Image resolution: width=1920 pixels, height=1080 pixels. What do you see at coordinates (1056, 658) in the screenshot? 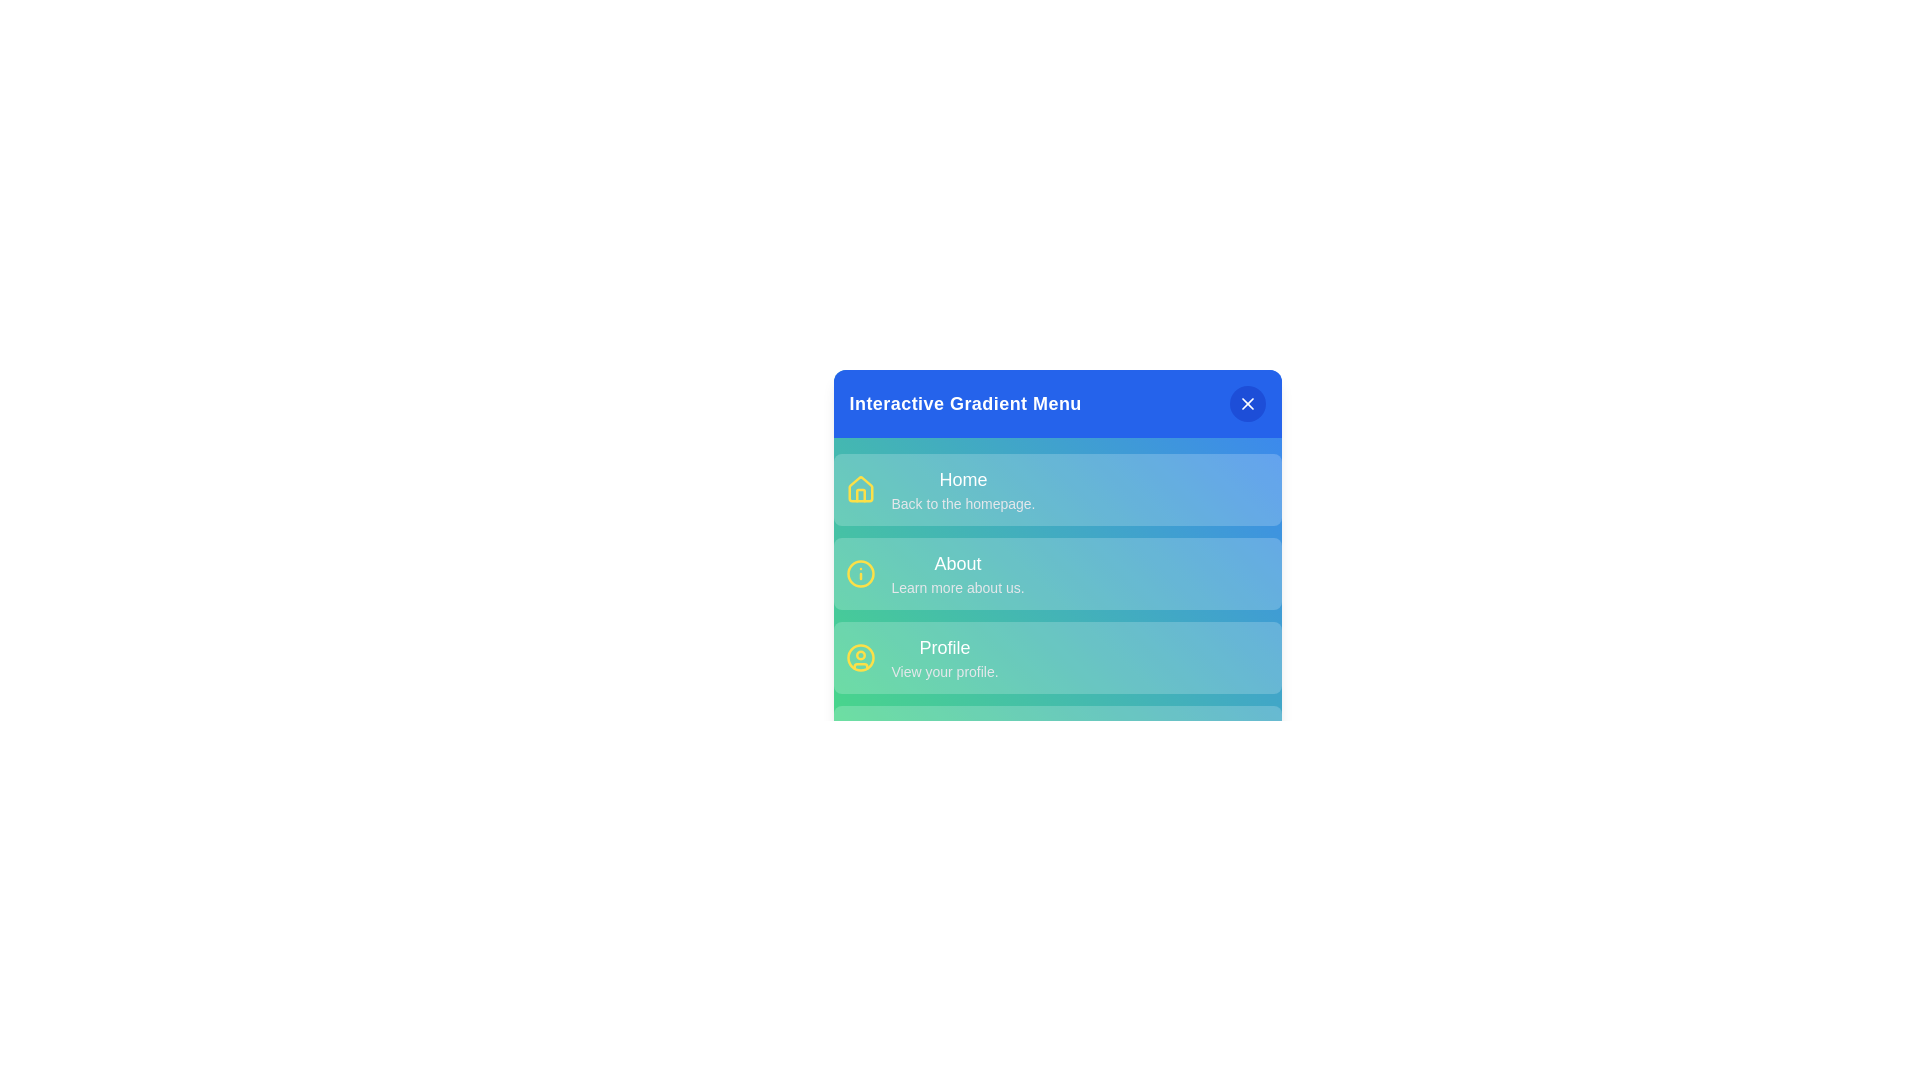
I see `the menu item corresponding to Profile` at bounding box center [1056, 658].